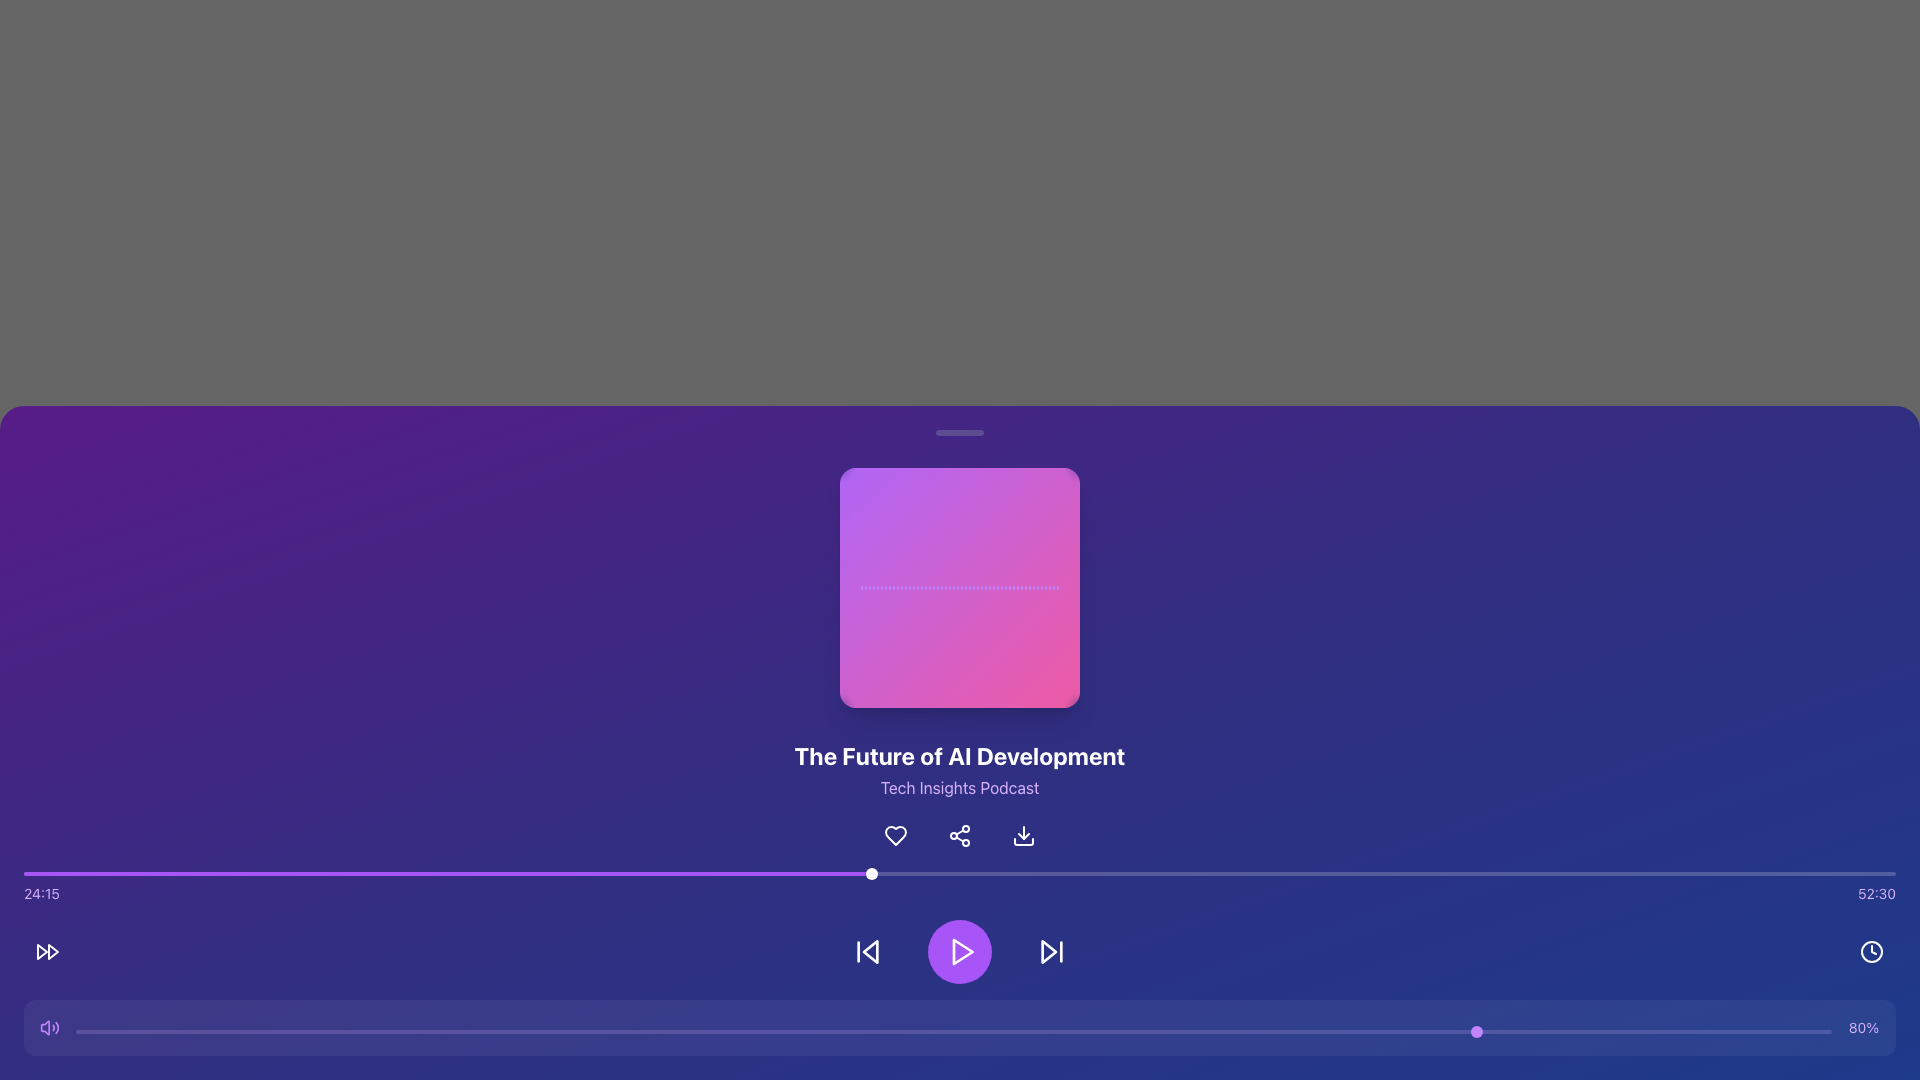 This screenshot has width=1920, height=1080. Describe the element at coordinates (554, 873) in the screenshot. I see `progress` at that location.